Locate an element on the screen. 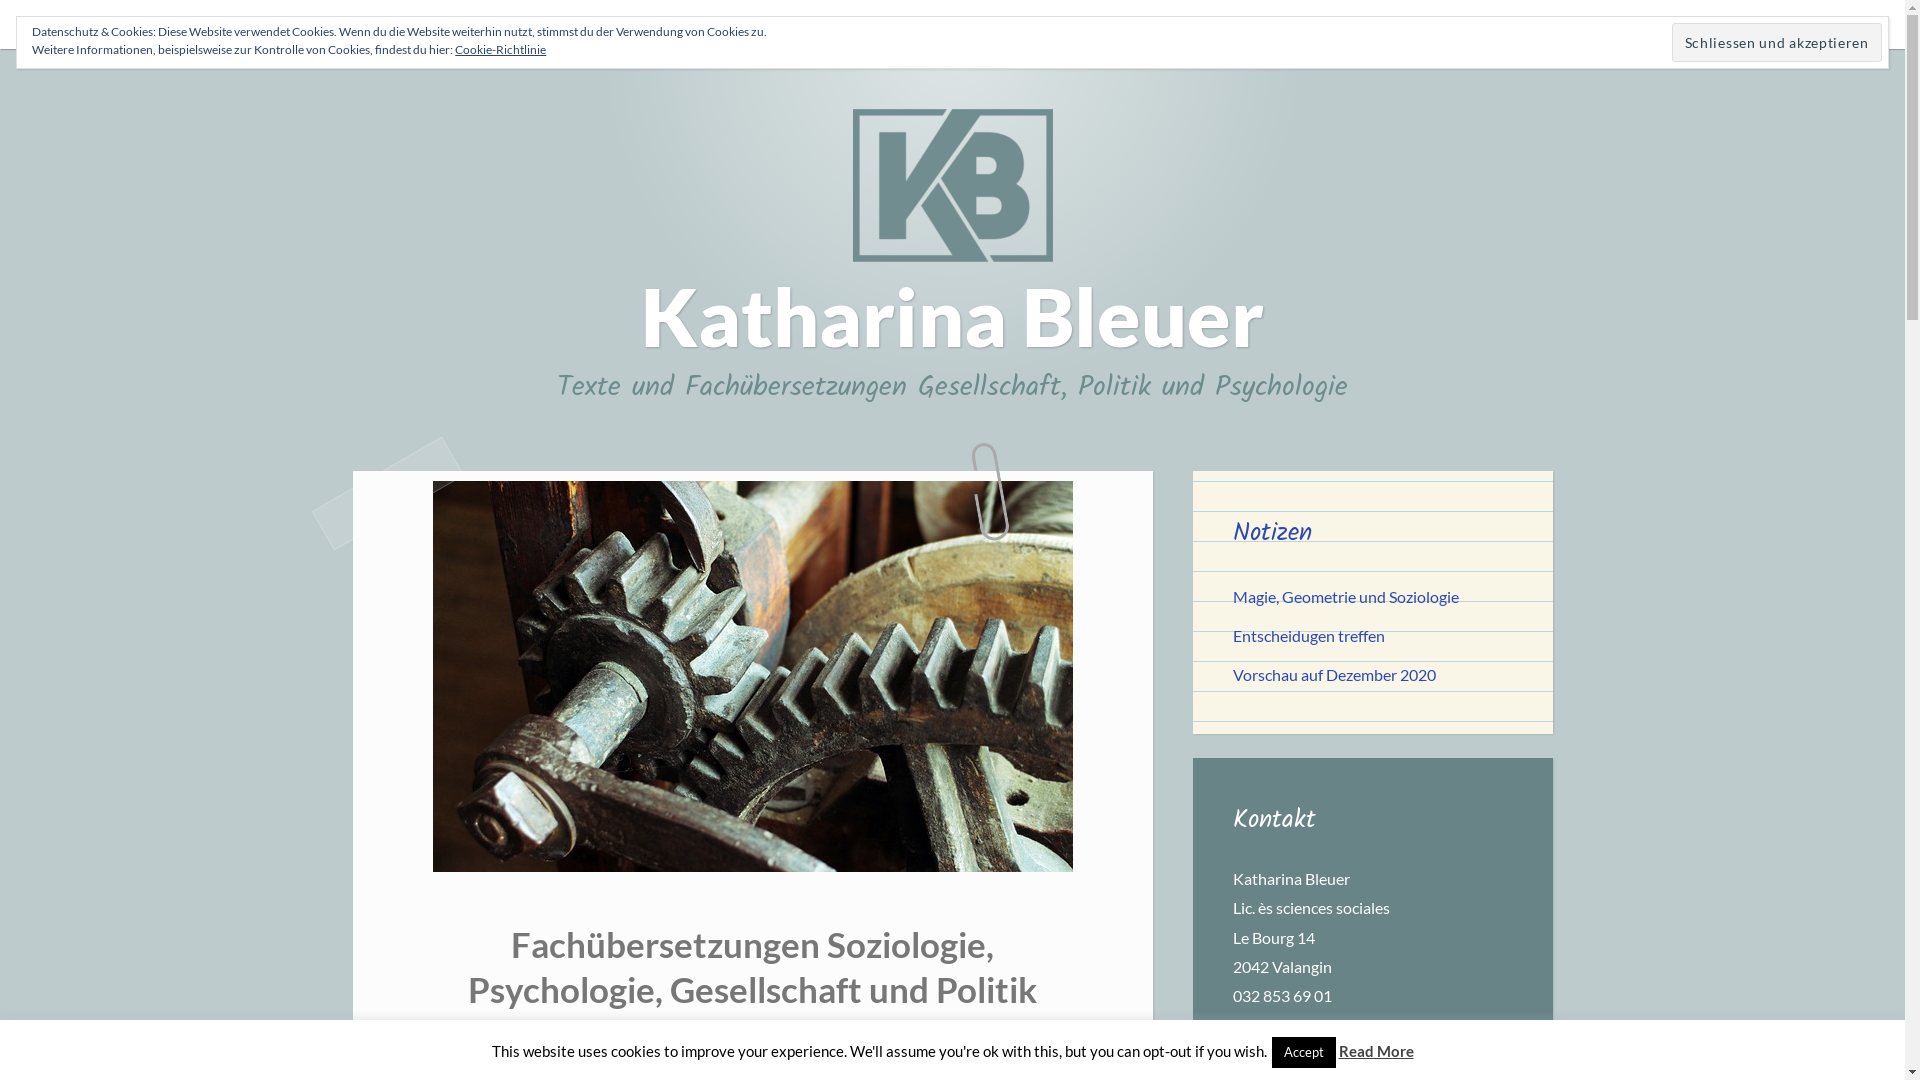 Image resolution: width=1920 pixels, height=1080 pixels. 'Read More' is located at coordinates (1374, 1049).